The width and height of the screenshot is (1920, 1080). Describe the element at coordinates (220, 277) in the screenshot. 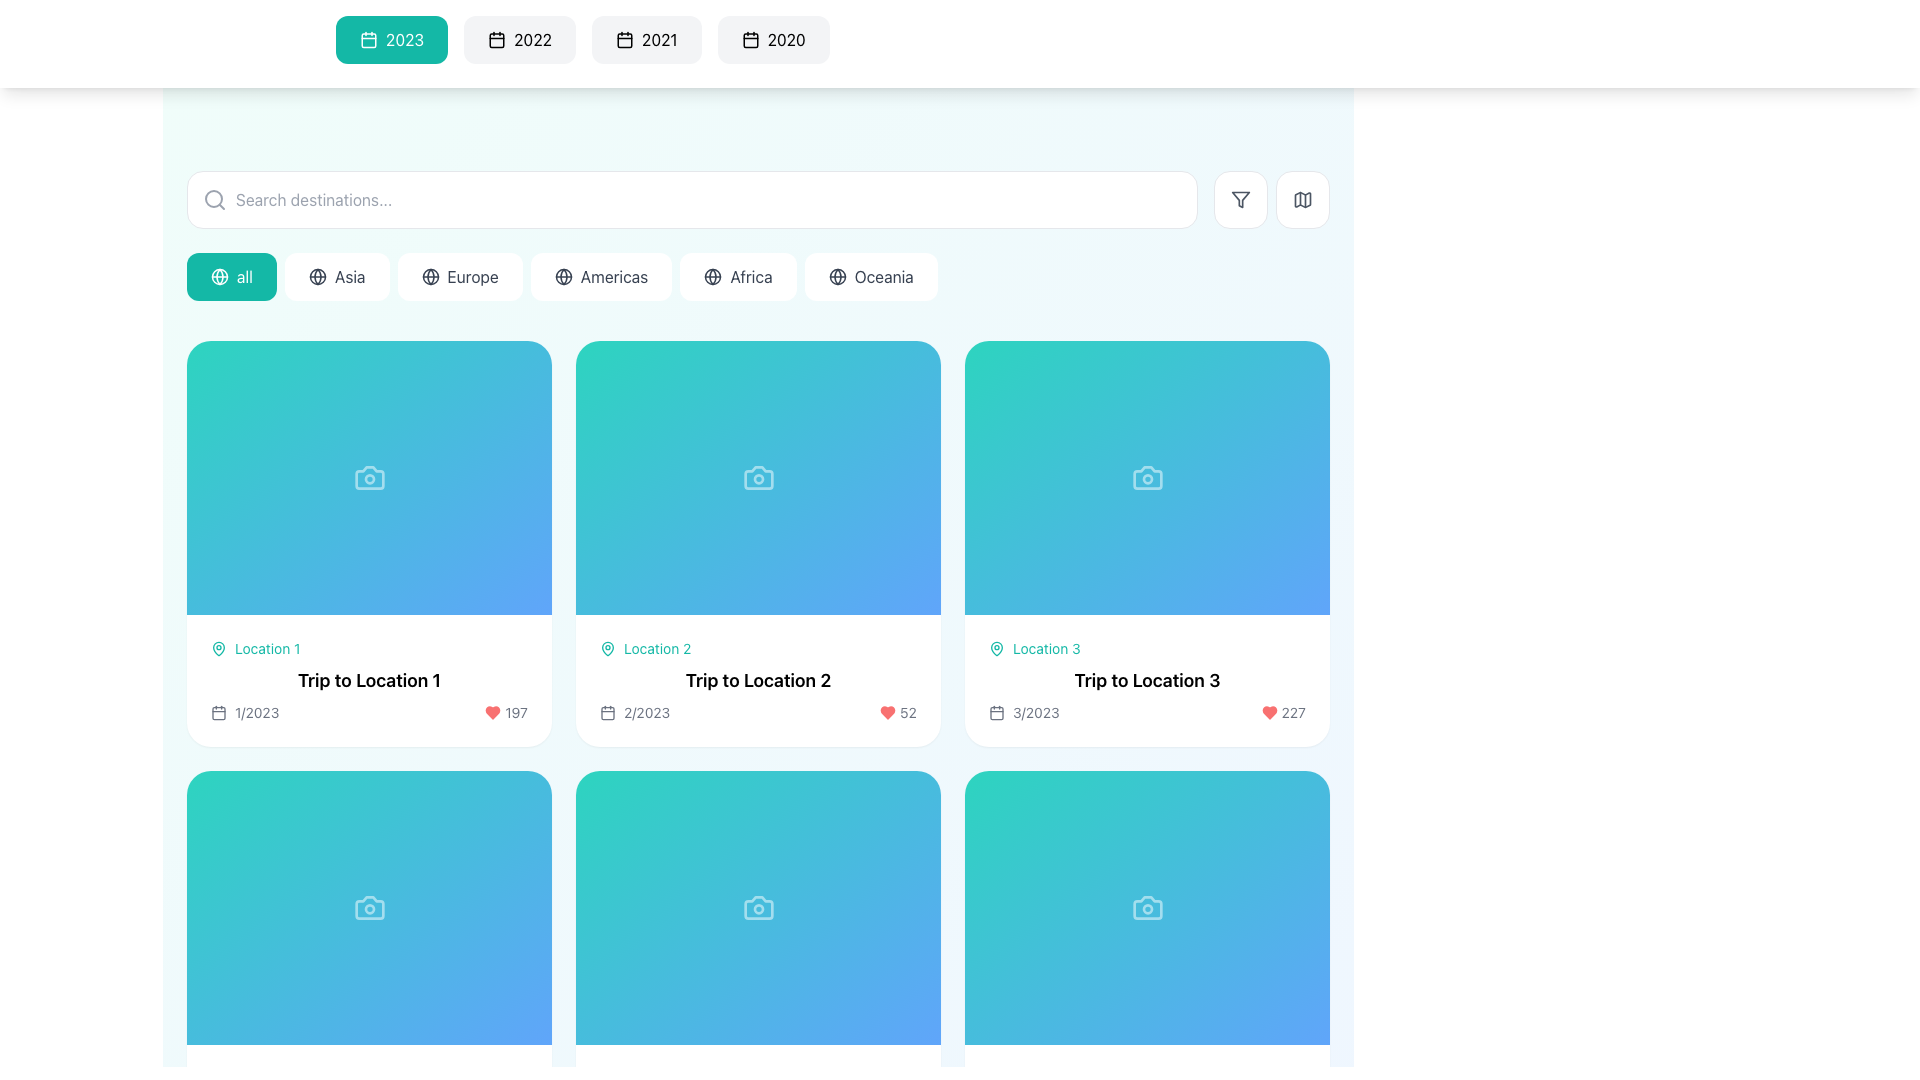

I see `the button labeled 'all' that contains the global selection icon` at that location.